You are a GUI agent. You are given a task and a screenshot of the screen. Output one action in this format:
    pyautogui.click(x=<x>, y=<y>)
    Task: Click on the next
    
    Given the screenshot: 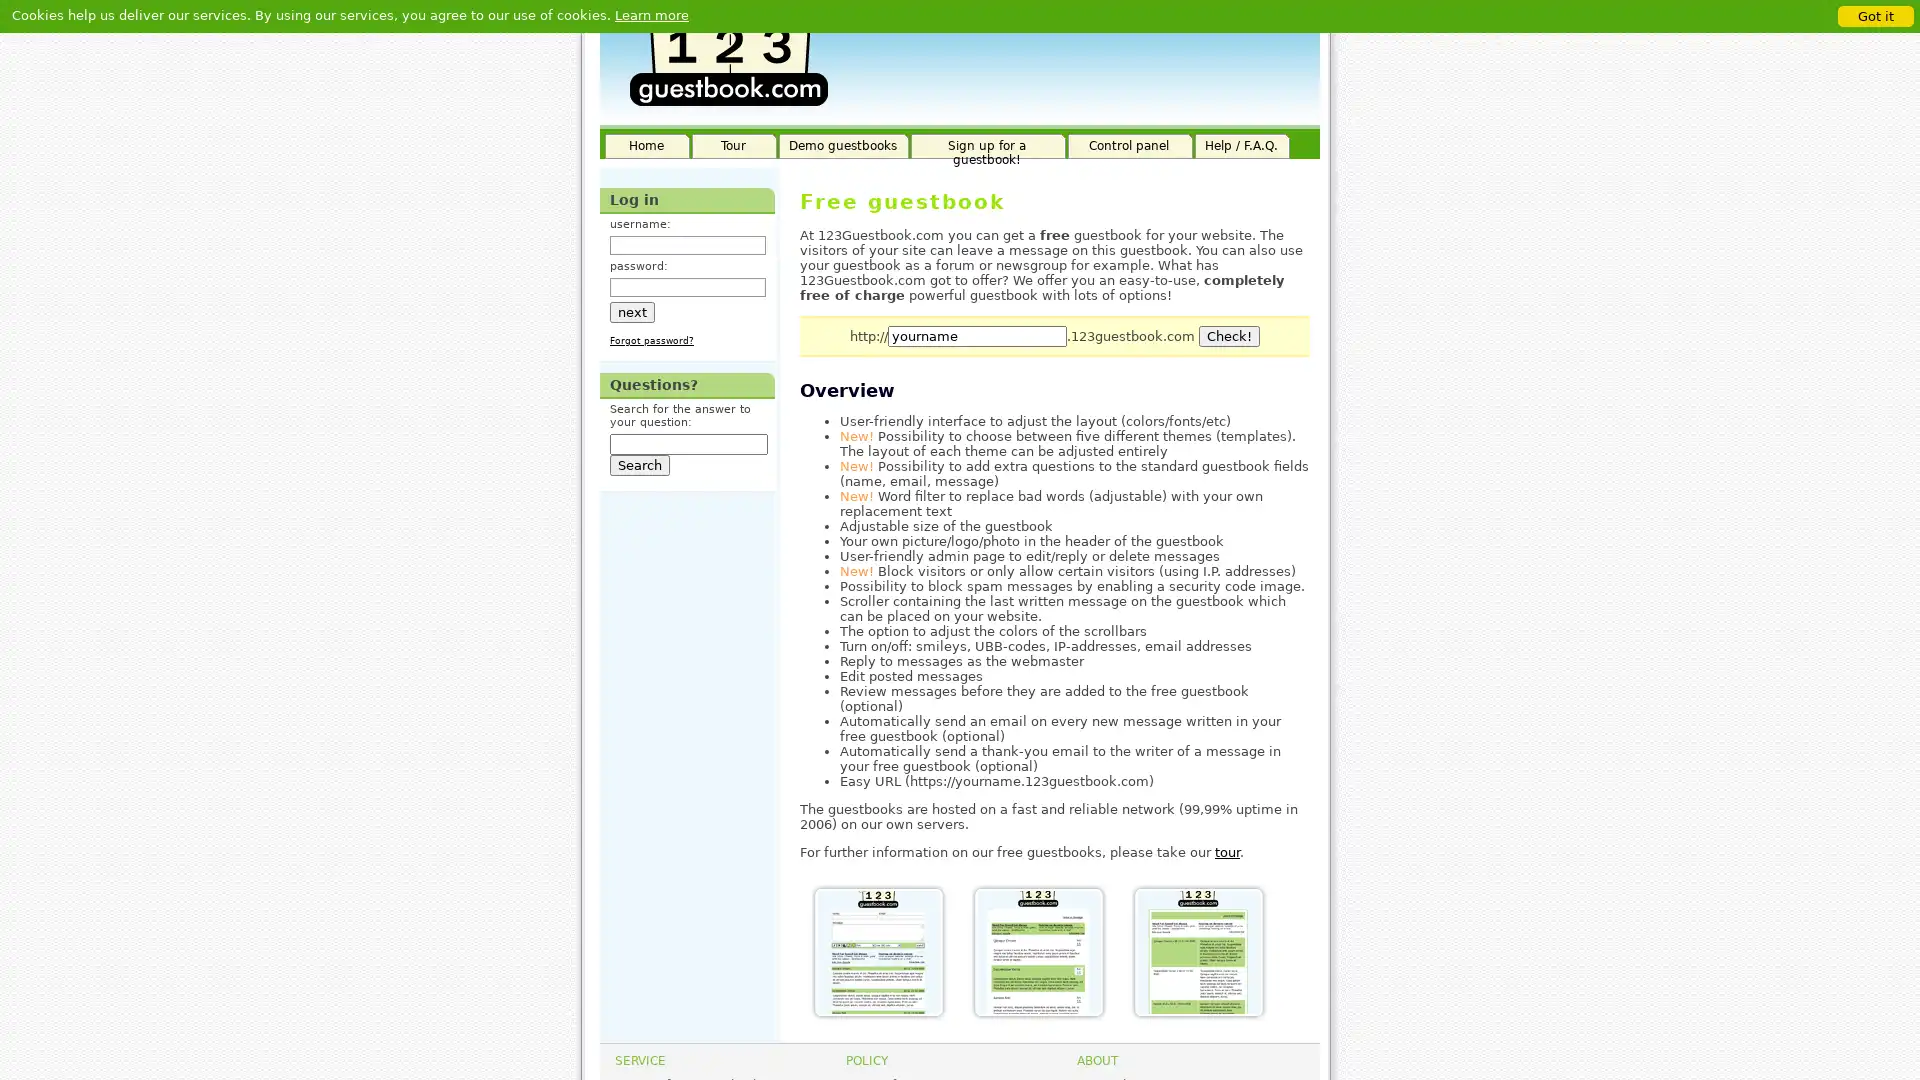 What is the action you would take?
    pyautogui.click(x=631, y=311)
    